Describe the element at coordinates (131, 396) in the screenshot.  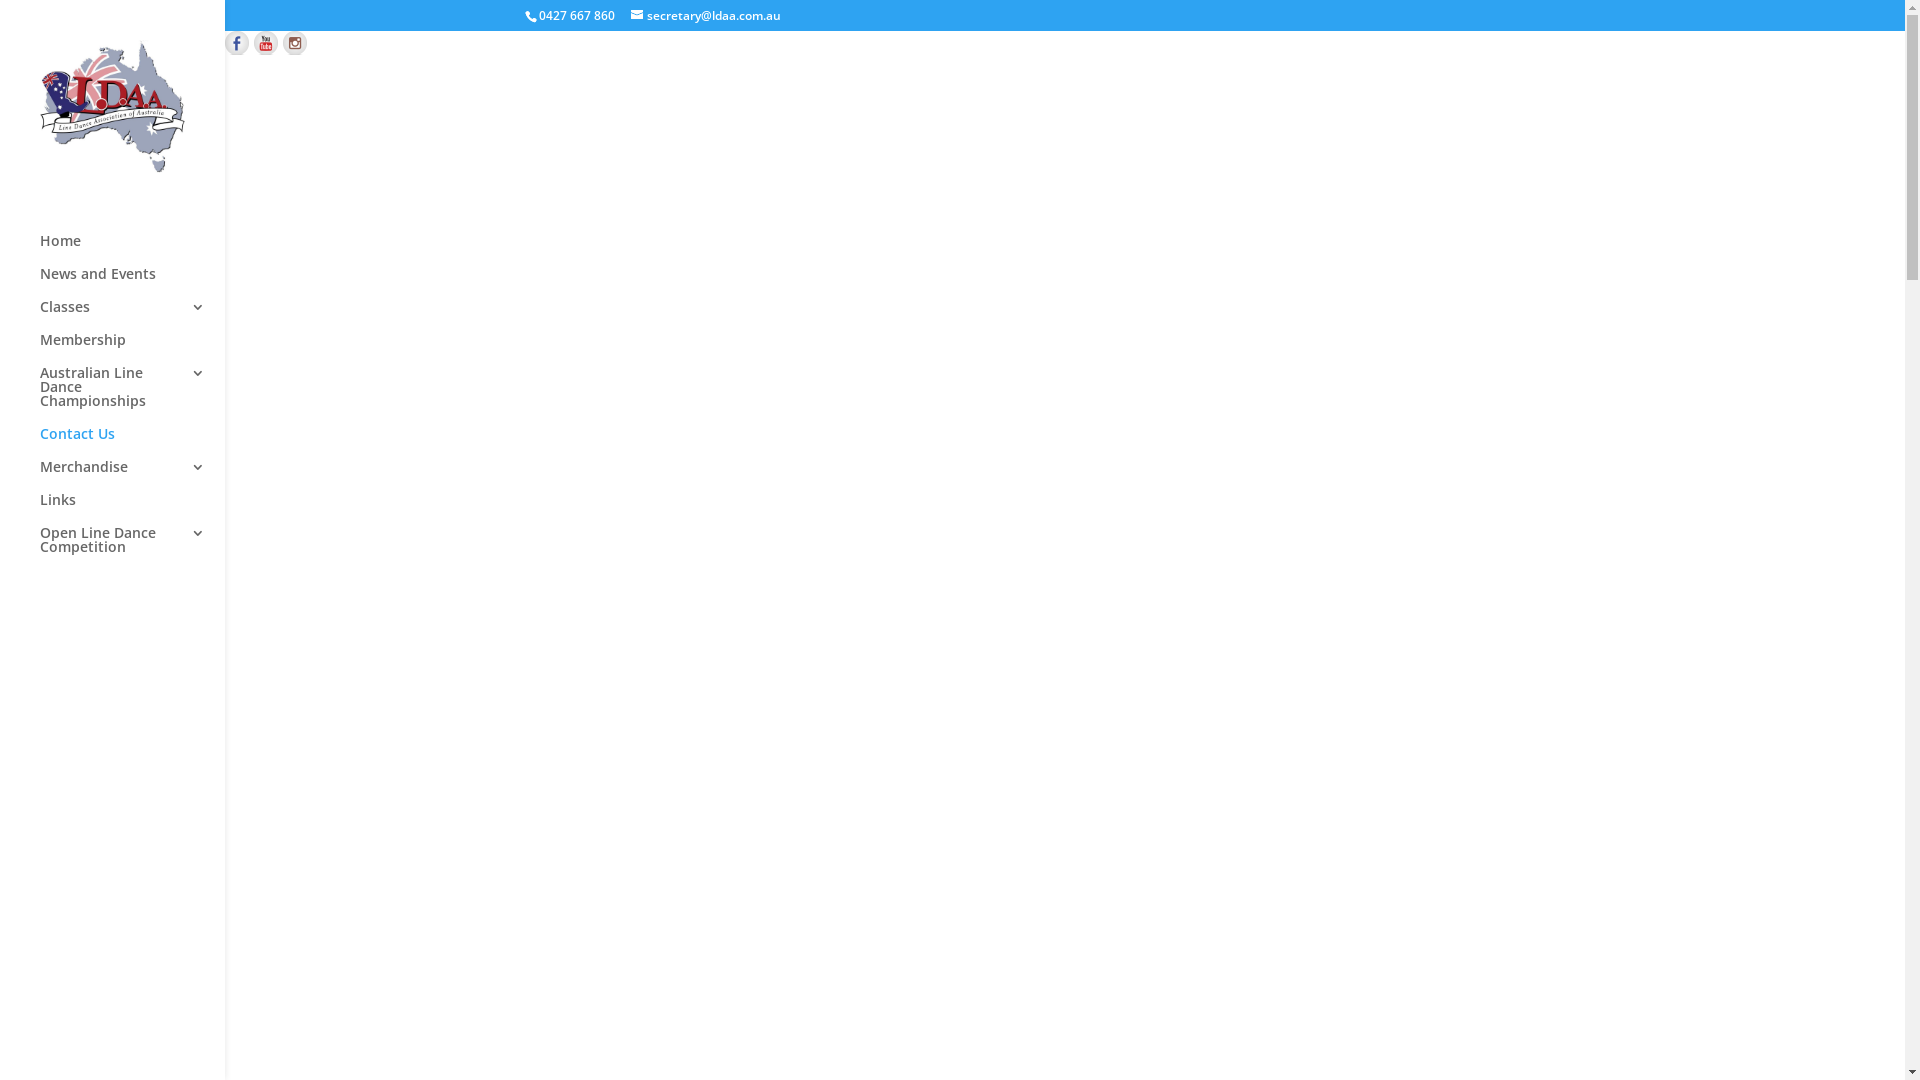
I see `'Australian Line Dance Championships'` at that location.